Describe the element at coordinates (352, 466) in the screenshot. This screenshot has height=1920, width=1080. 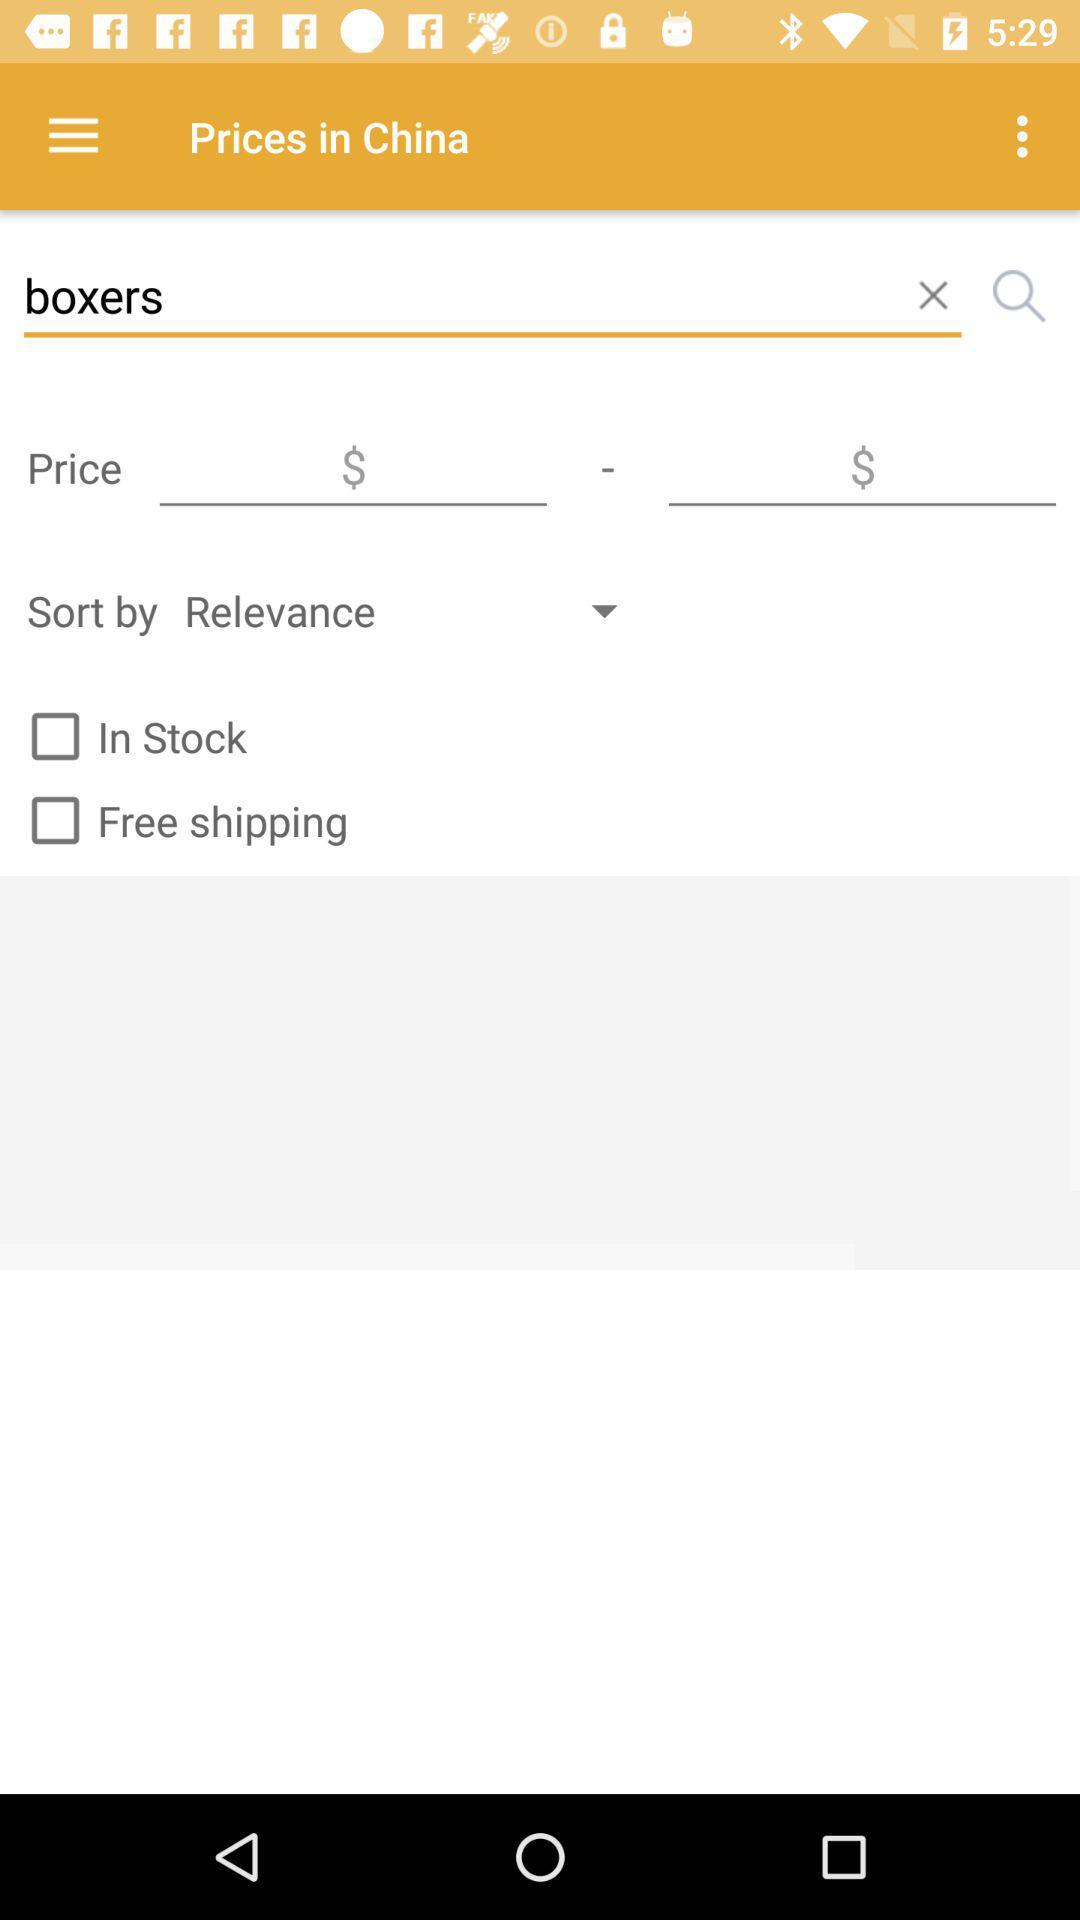
I see `the icon above the sort by icon` at that location.